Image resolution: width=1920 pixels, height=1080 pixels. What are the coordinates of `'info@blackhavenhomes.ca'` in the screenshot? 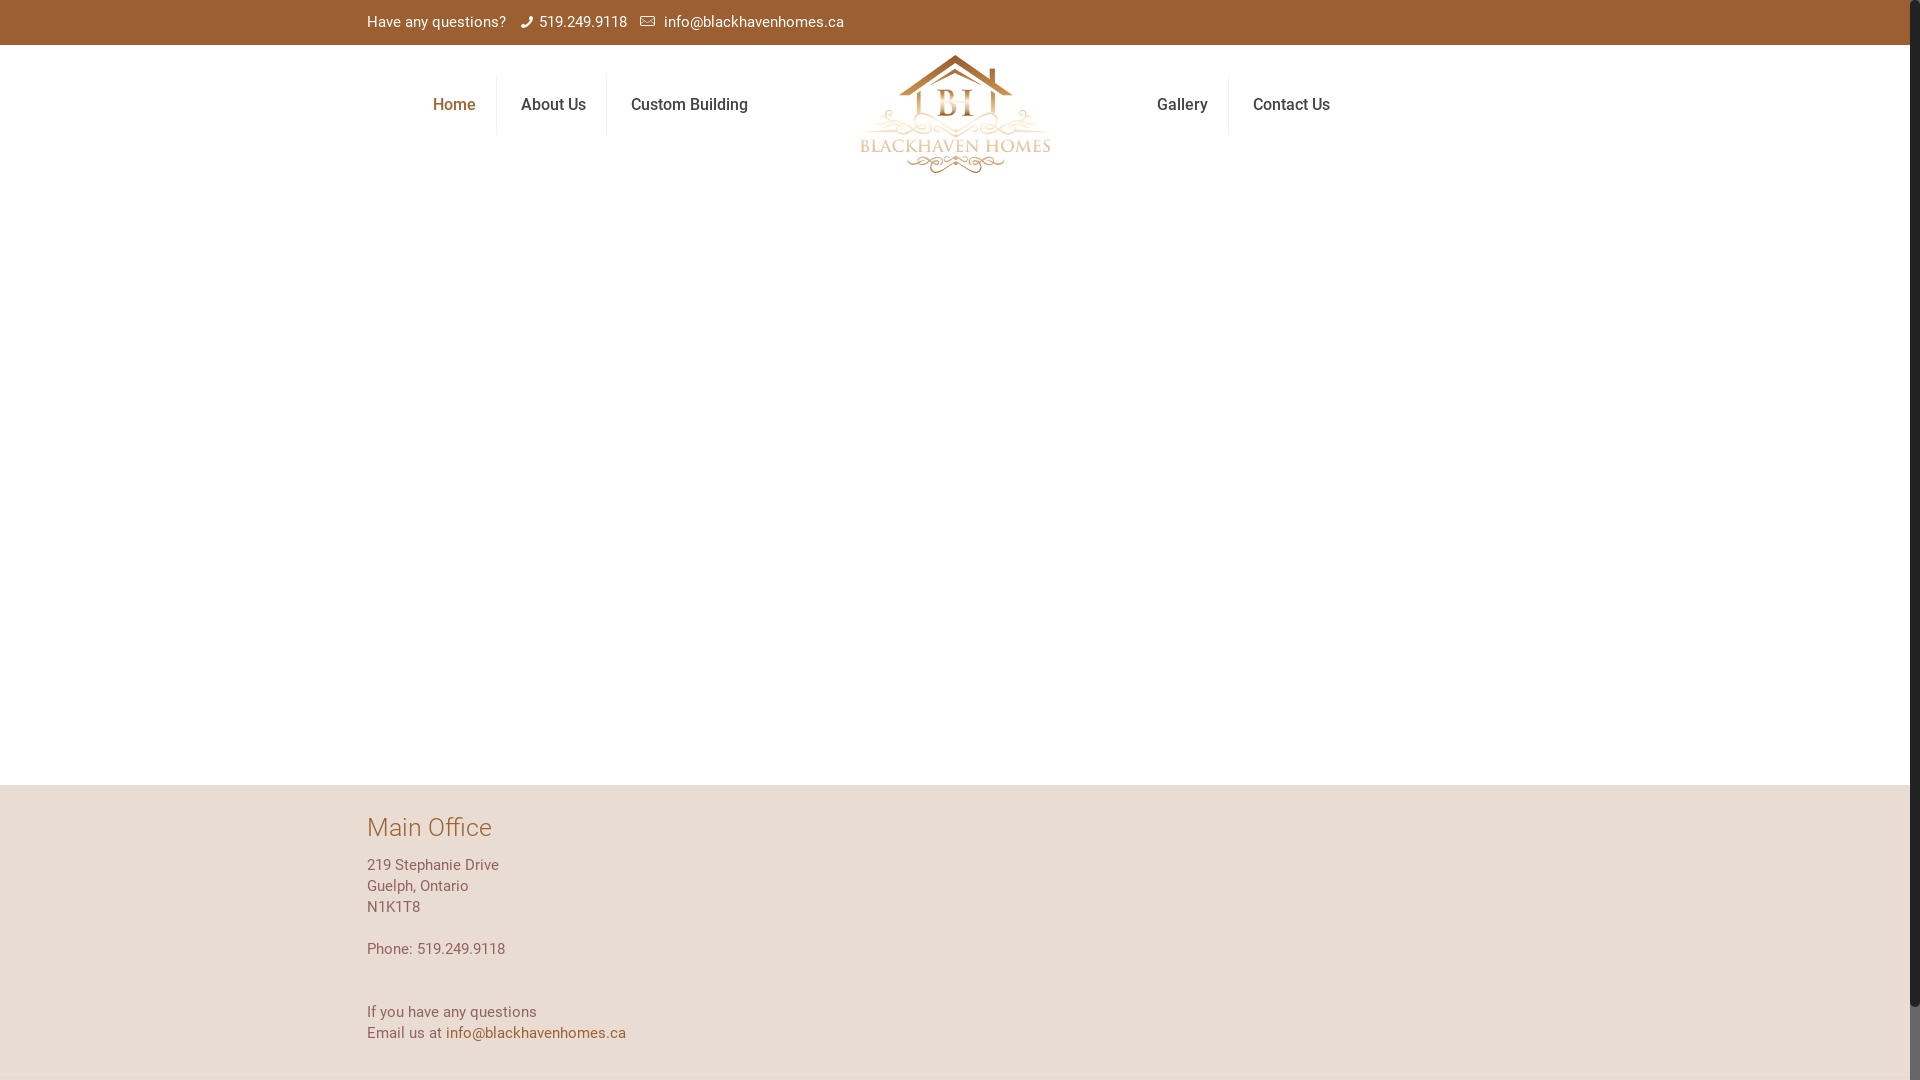 It's located at (536, 1033).